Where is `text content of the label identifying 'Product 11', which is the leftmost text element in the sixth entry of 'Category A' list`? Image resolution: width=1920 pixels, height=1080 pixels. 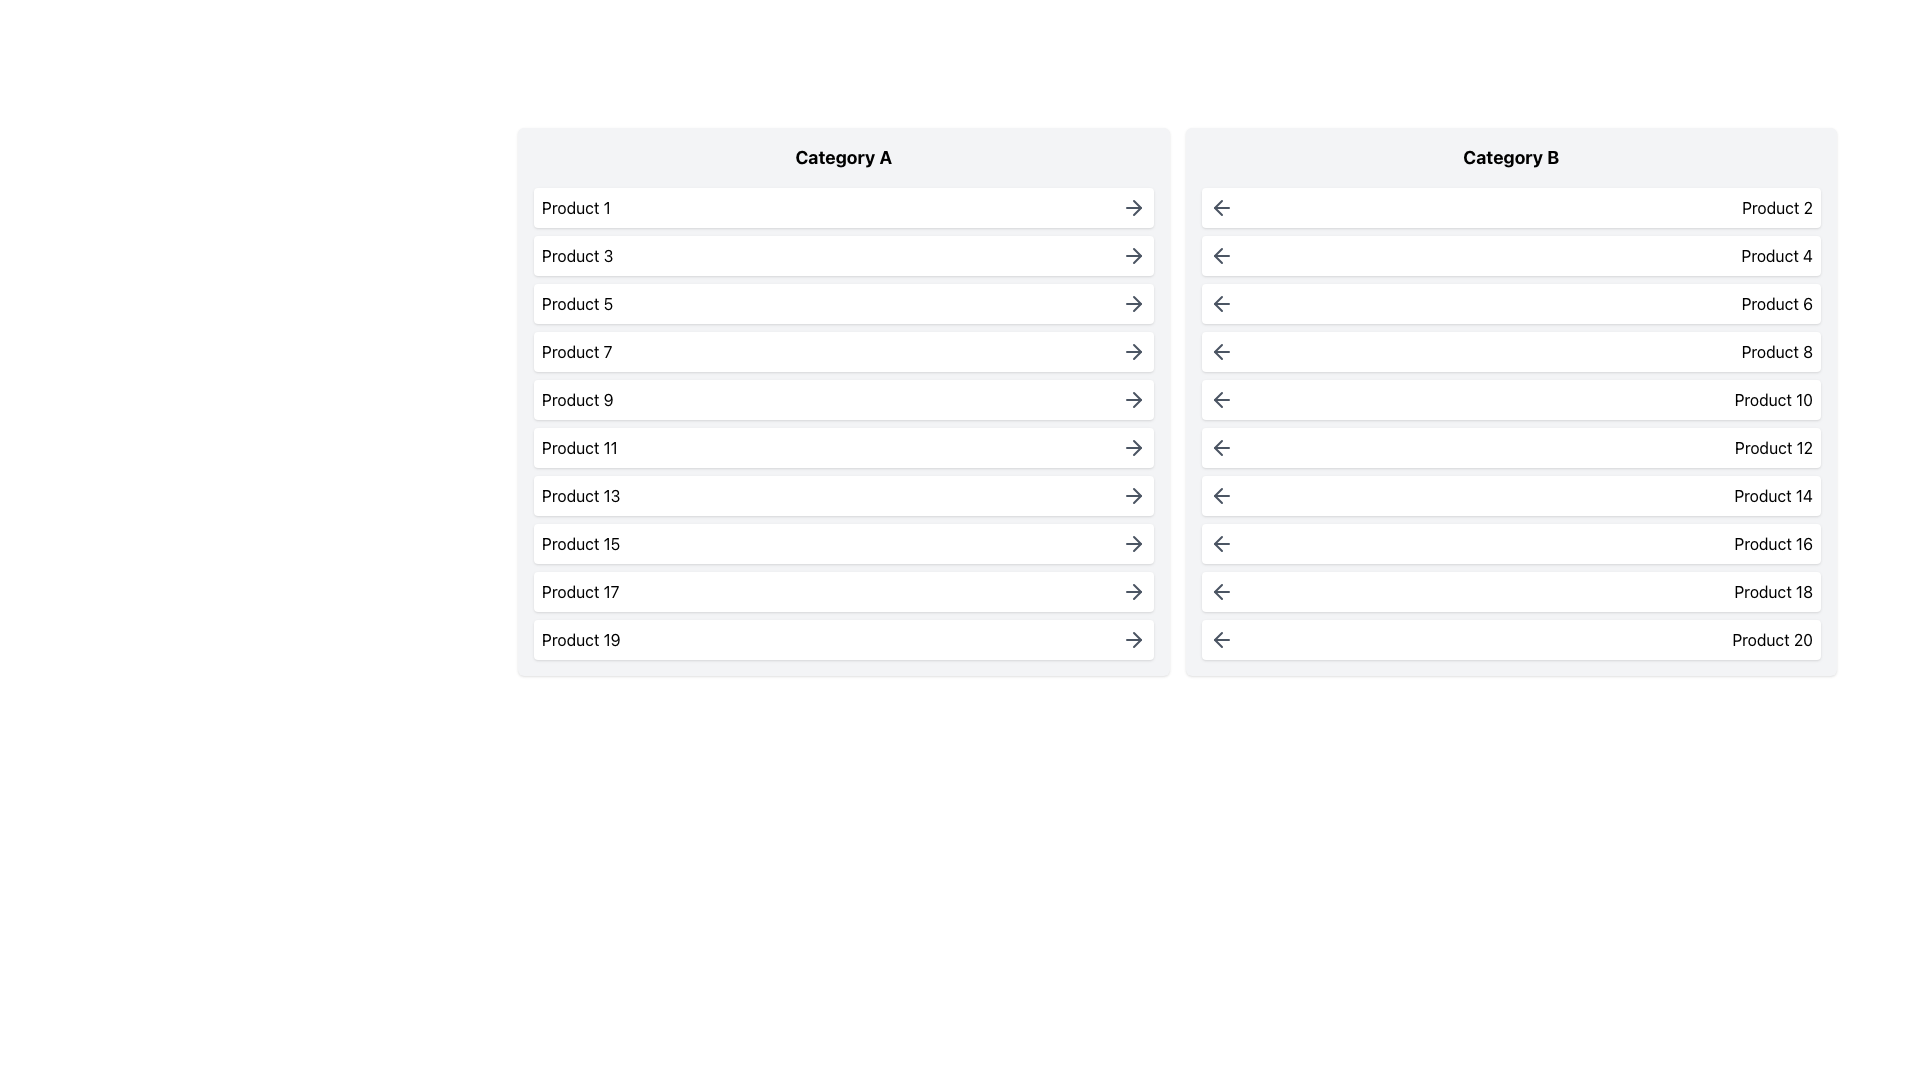 text content of the label identifying 'Product 11', which is the leftmost text element in the sixth entry of 'Category A' list is located at coordinates (578, 446).